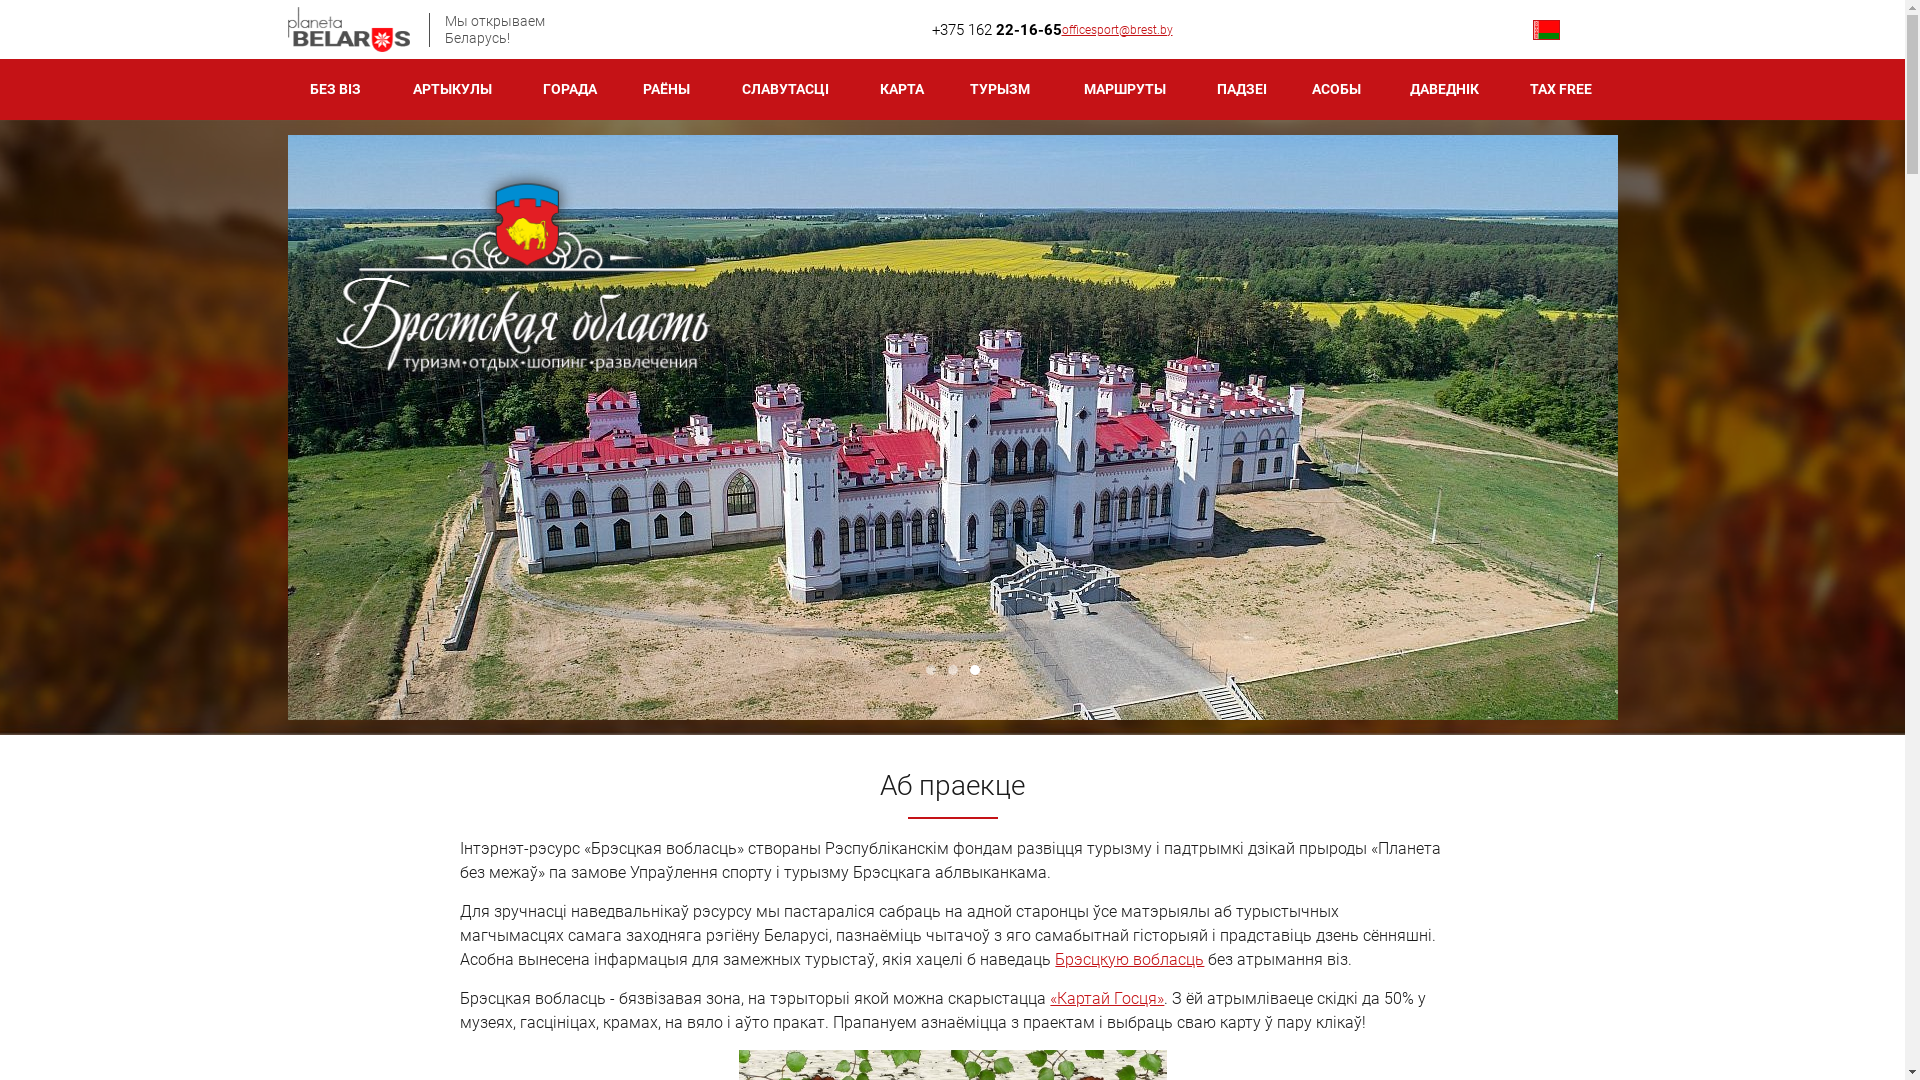  What do you see at coordinates (1559, 88) in the screenshot?
I see `'TAX FREE'` at bounding box center [1559, 88].